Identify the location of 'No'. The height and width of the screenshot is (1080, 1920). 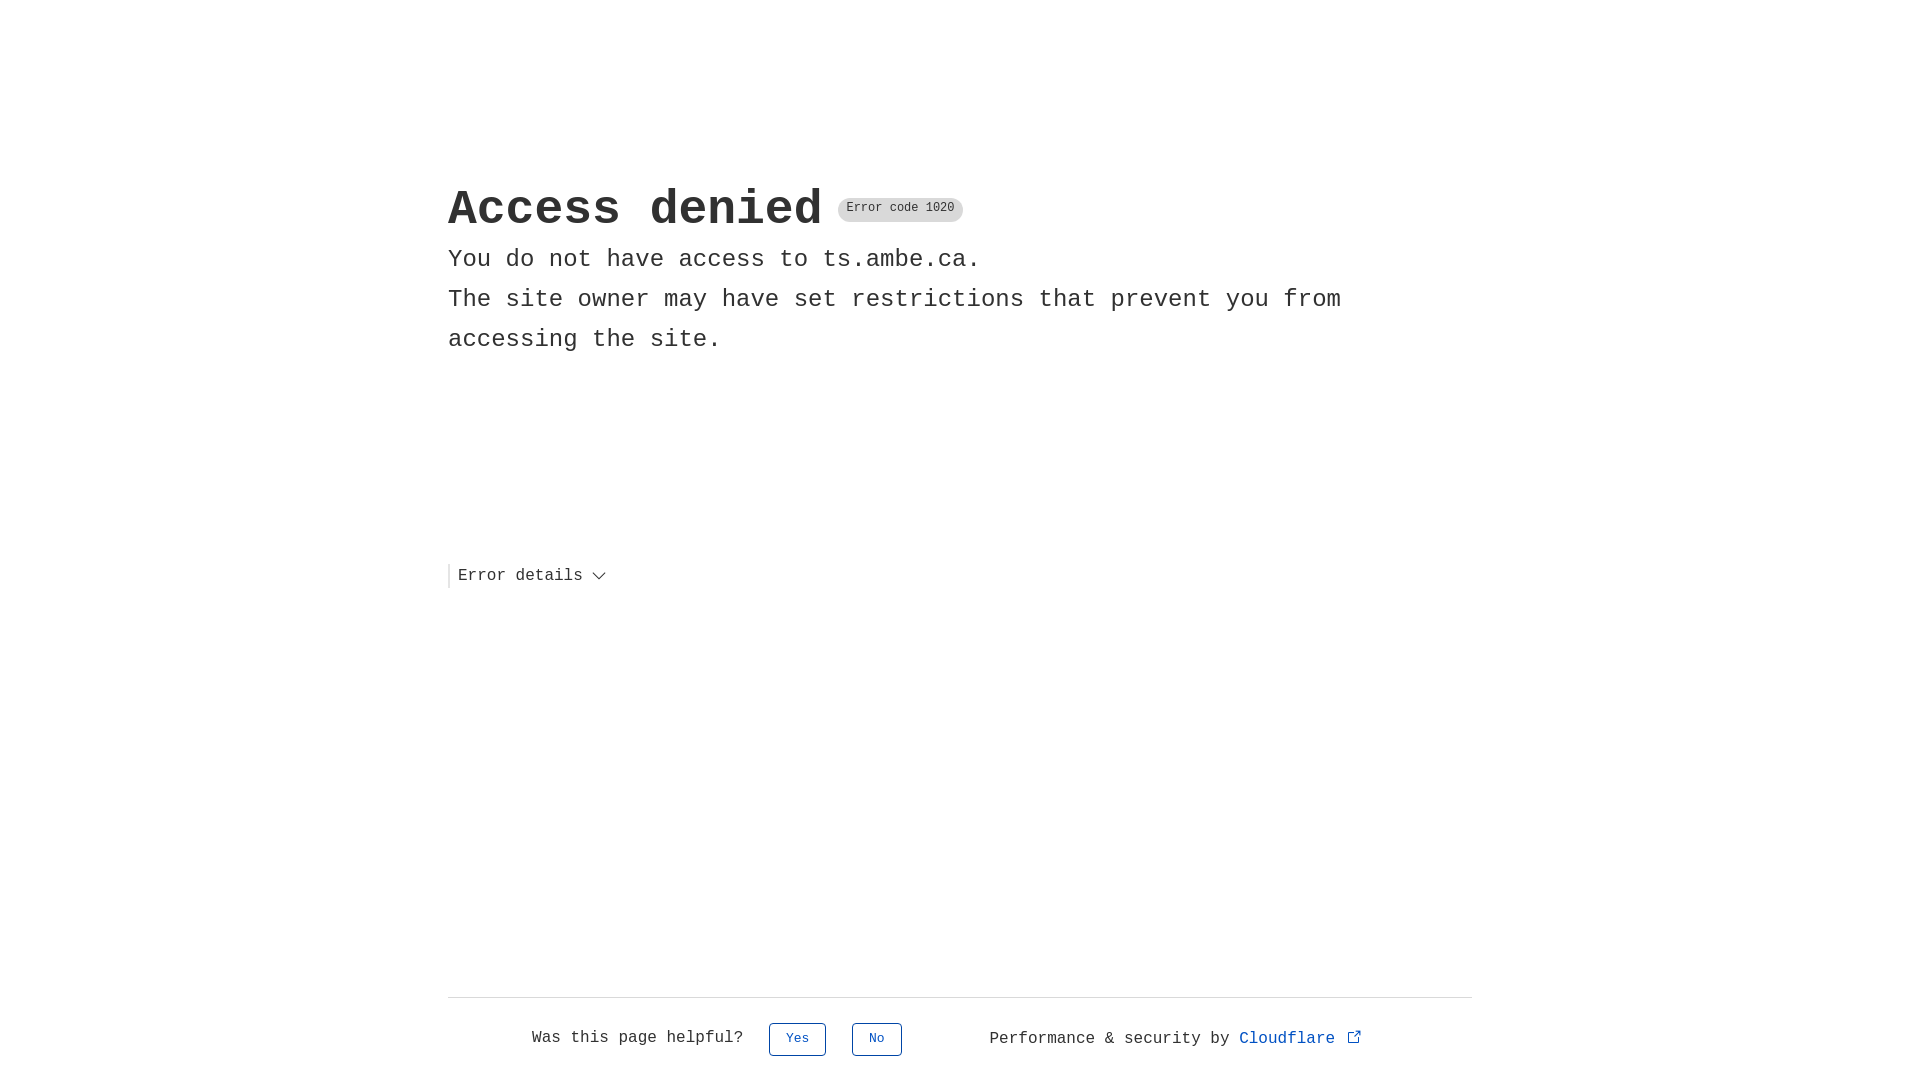
(877, 1038).